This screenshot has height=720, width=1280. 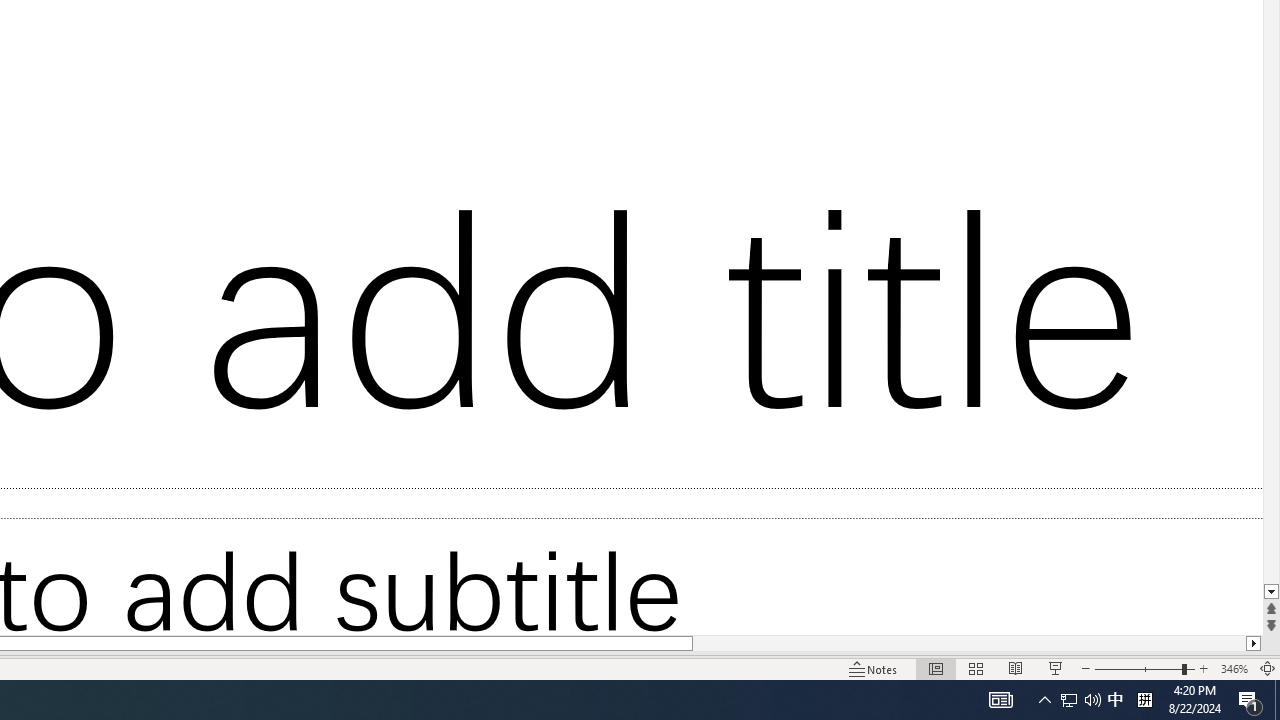 What do you see at coordinates (1144, 669) in the screenshot?
I see `'Zoom'` at bounding box center [1144, 669].